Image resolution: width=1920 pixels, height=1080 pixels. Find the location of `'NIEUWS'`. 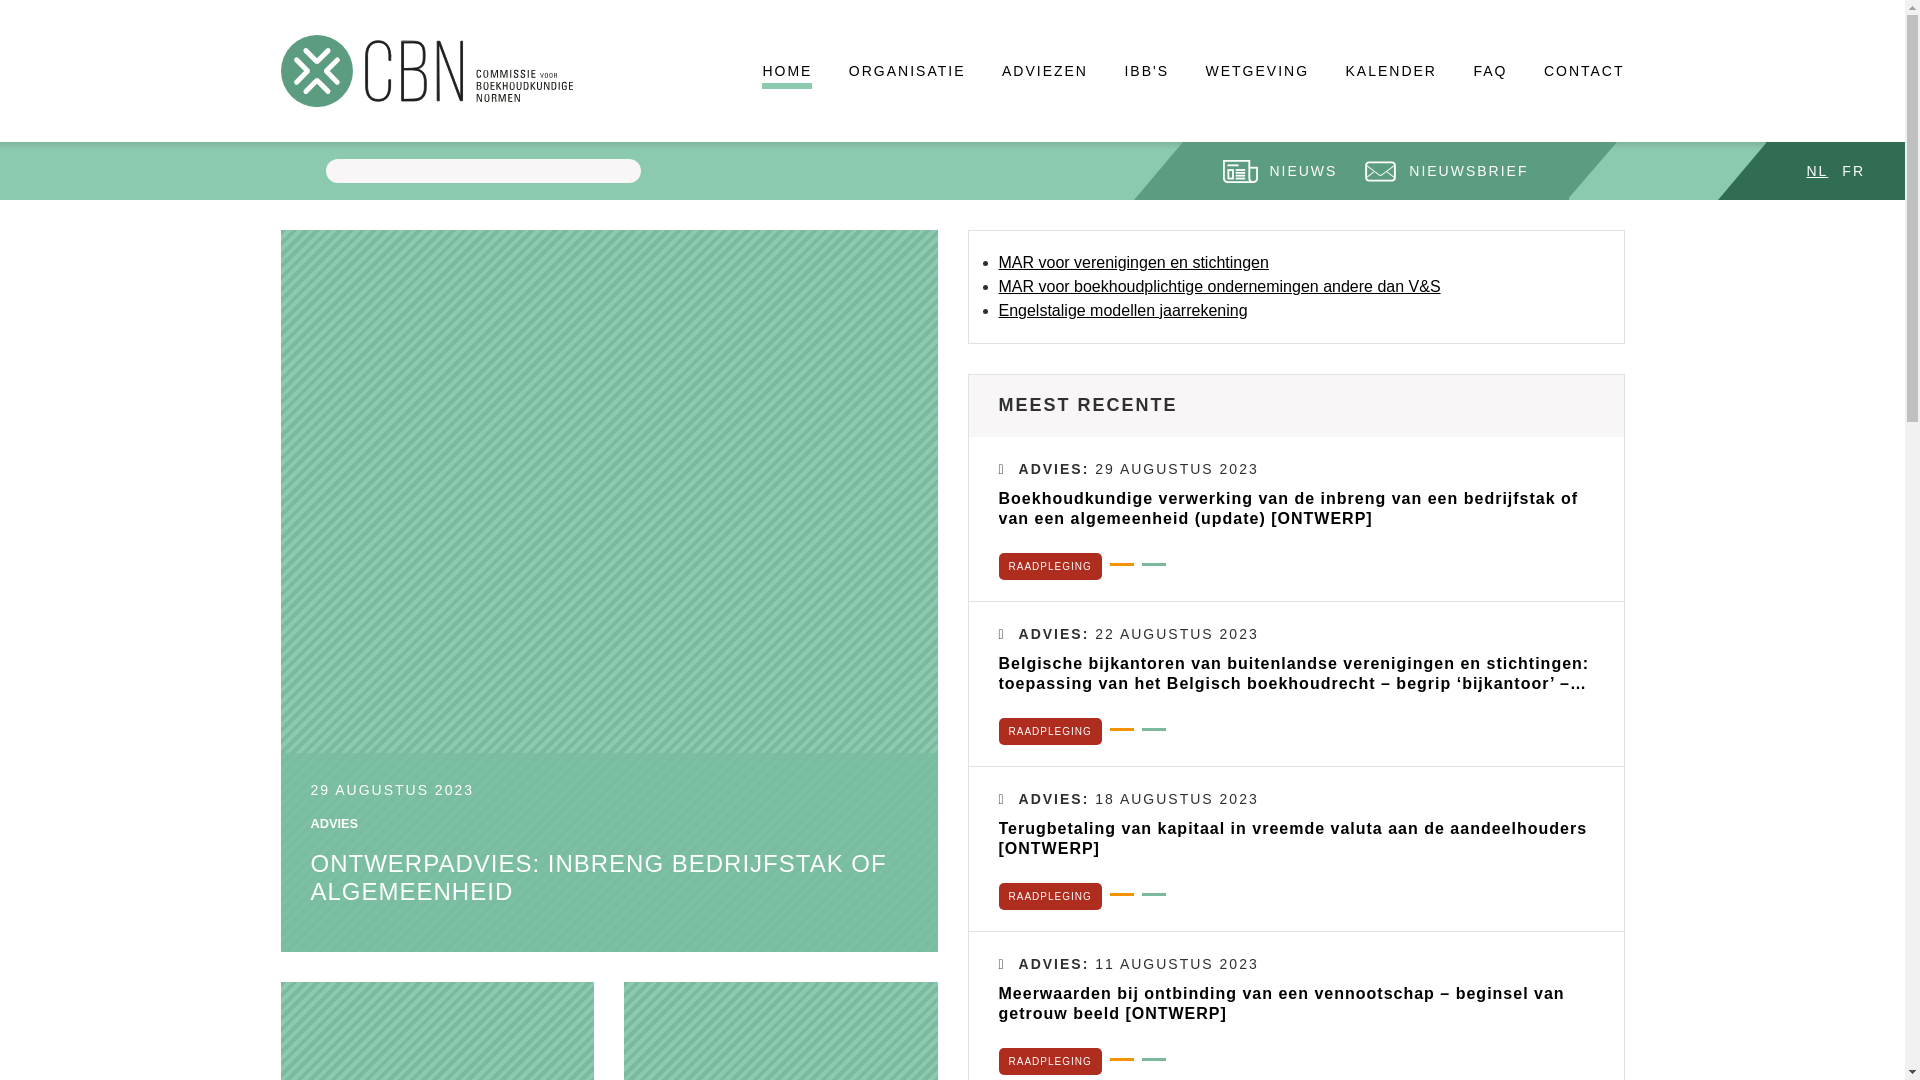

'NIEUWS' is located at coordinates (1278, 171).